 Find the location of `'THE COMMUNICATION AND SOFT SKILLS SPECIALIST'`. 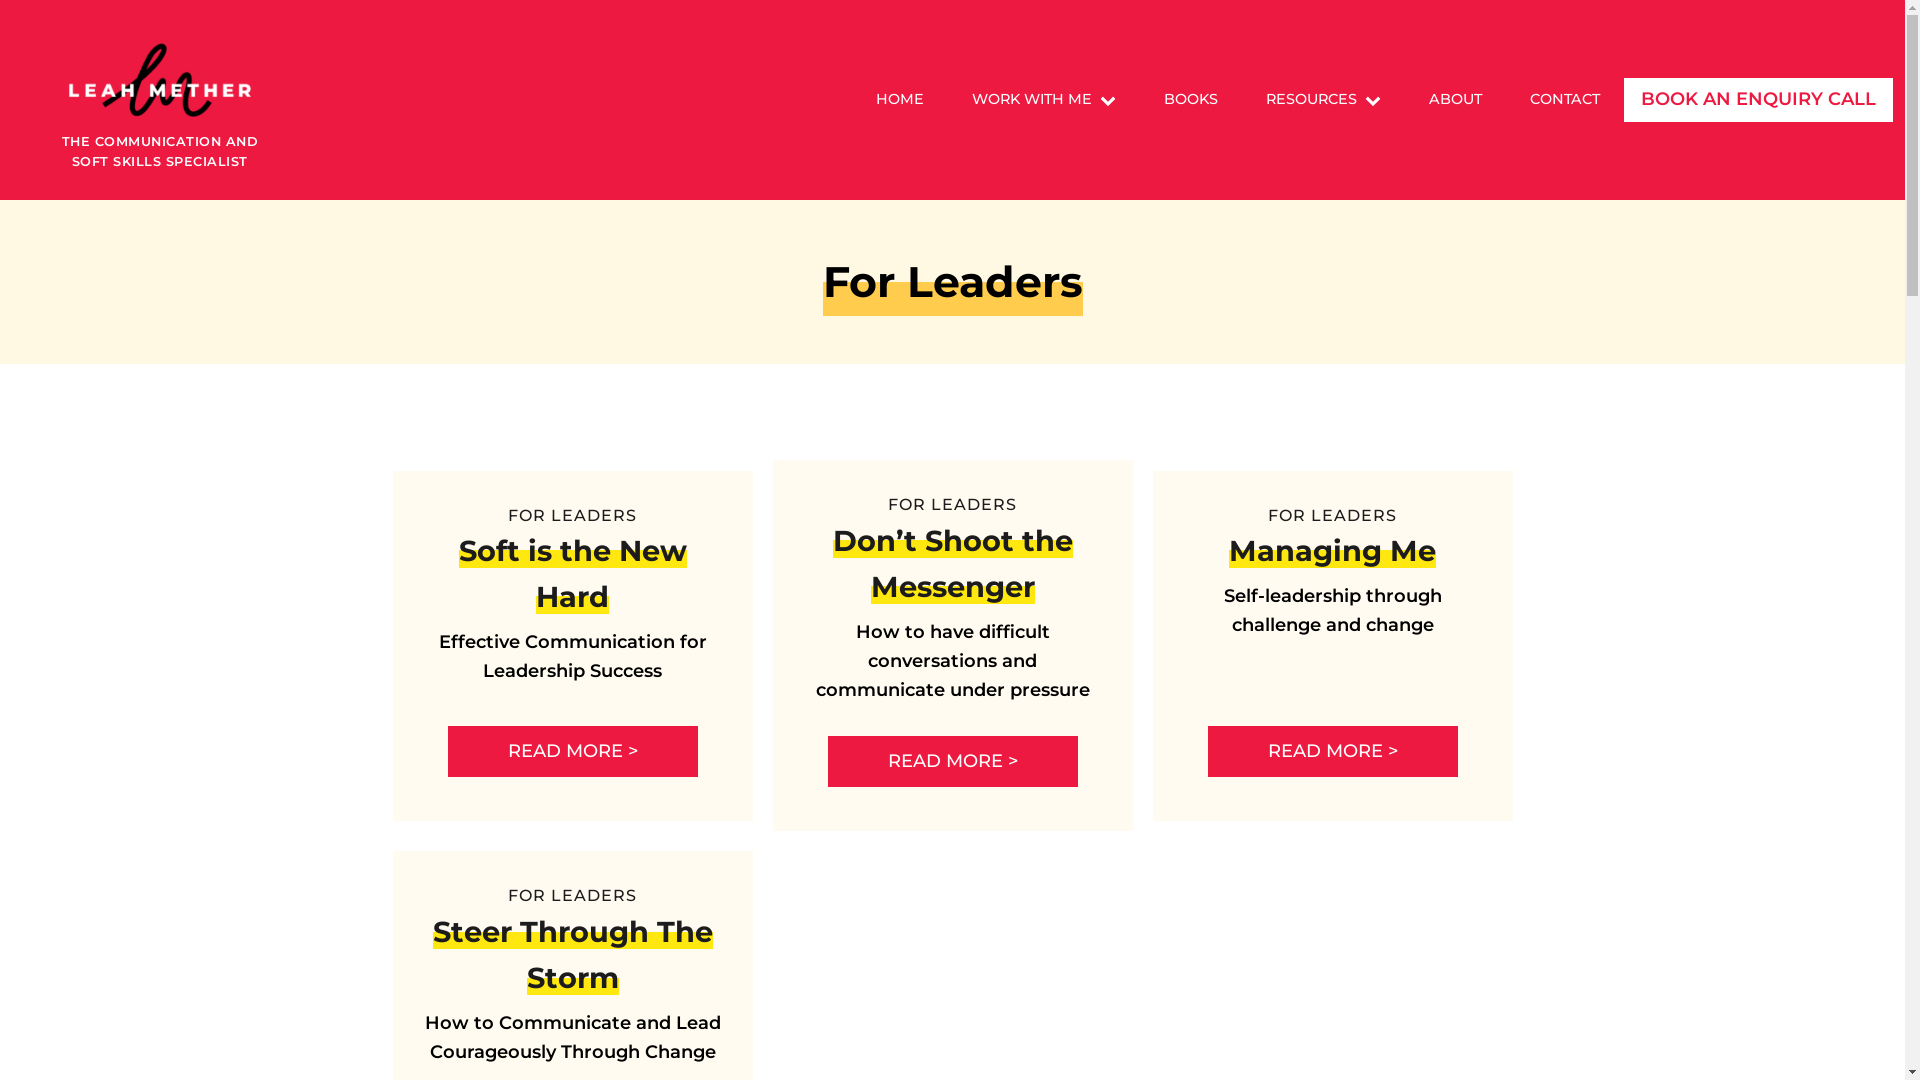

'THE COMMUNICATION AND SOFT SKILLS SPECIALIST' is located at coordinates (158, 100).